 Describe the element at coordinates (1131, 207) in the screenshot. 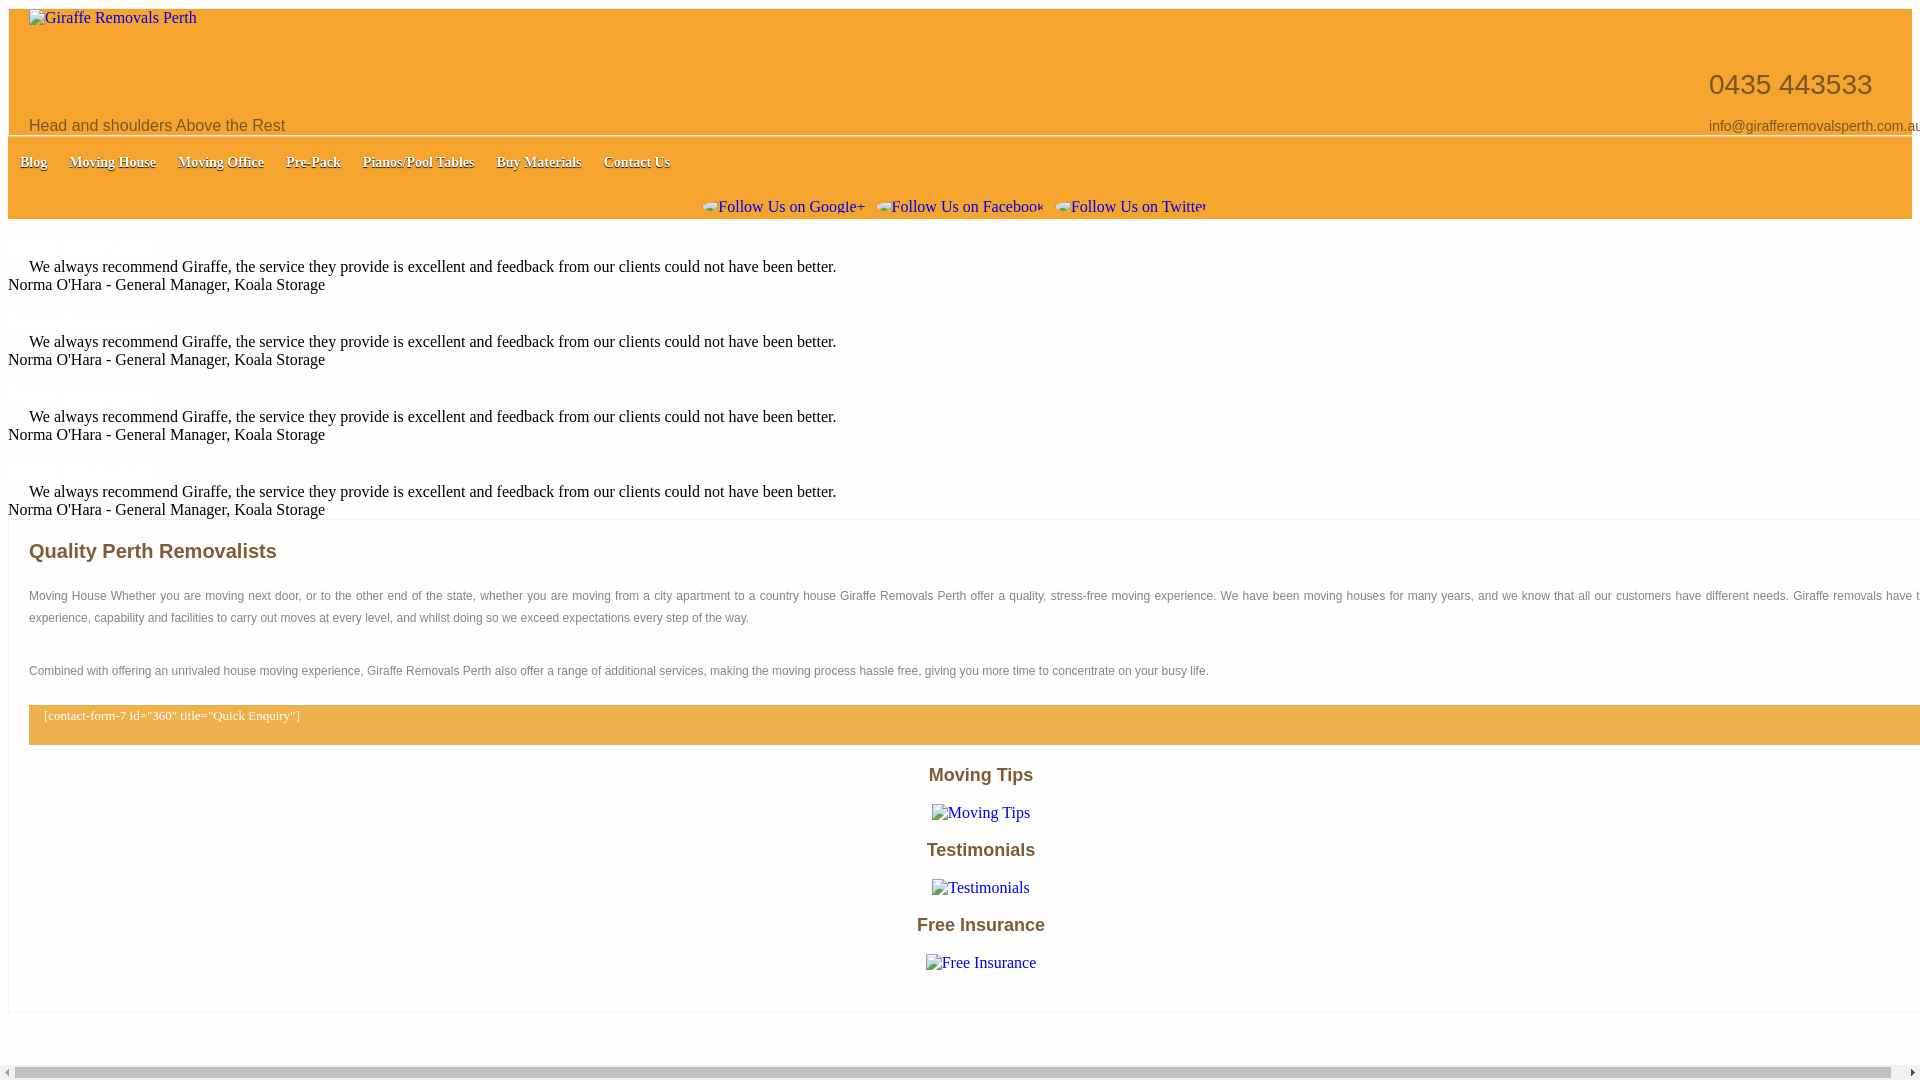

I see `'Follow Us on Twitter'` at that location.